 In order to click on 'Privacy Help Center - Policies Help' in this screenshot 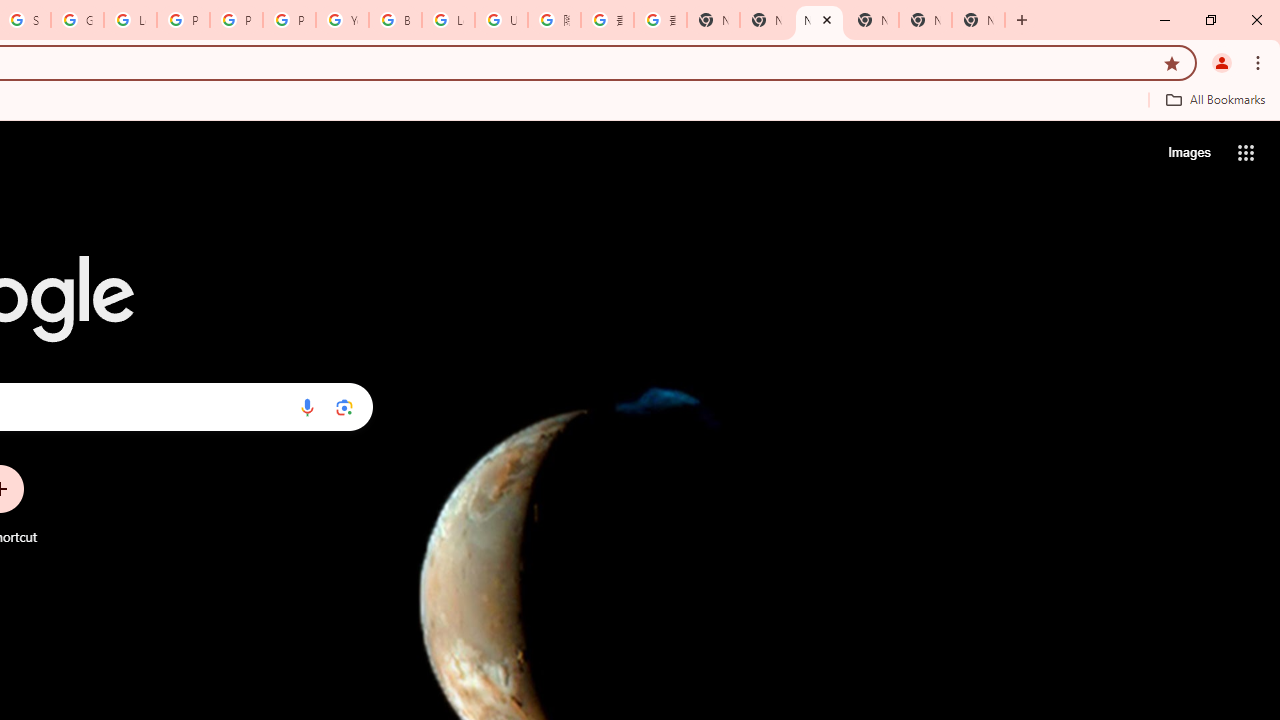, I will do `click(183, 20)`.